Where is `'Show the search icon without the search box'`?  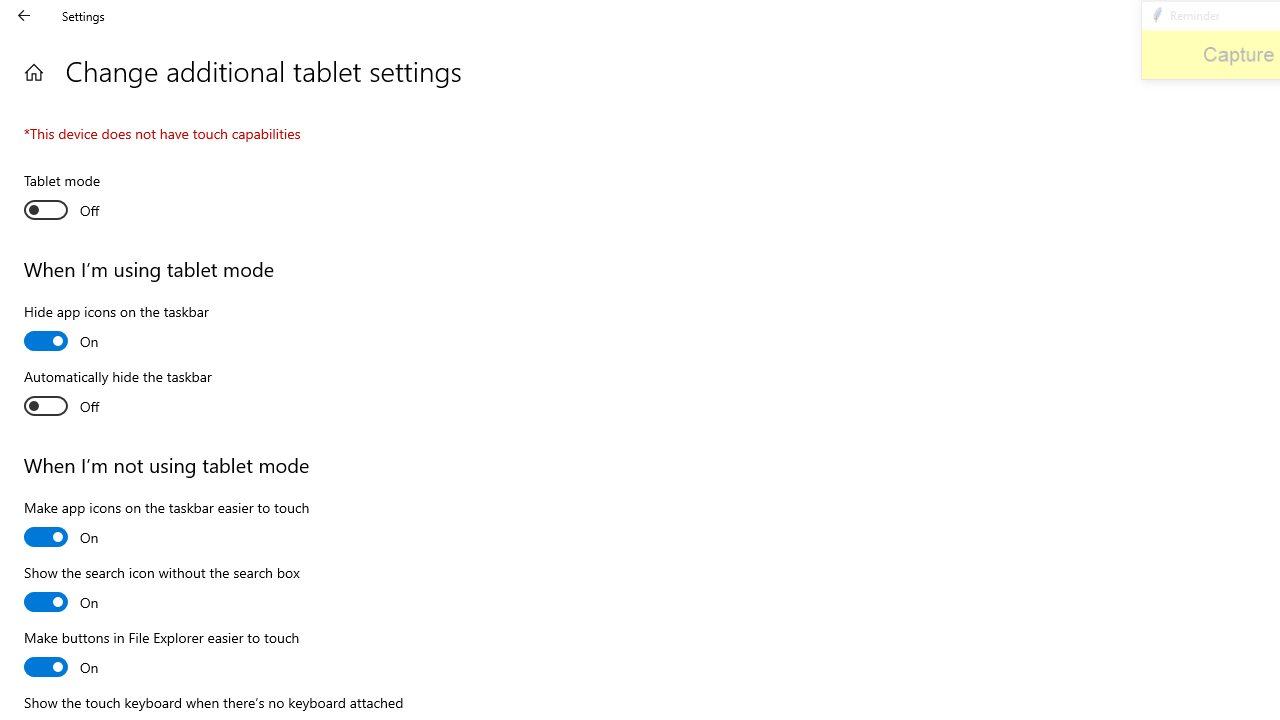
'Show the search icon without the search box' is located at coordinates (161, 589).